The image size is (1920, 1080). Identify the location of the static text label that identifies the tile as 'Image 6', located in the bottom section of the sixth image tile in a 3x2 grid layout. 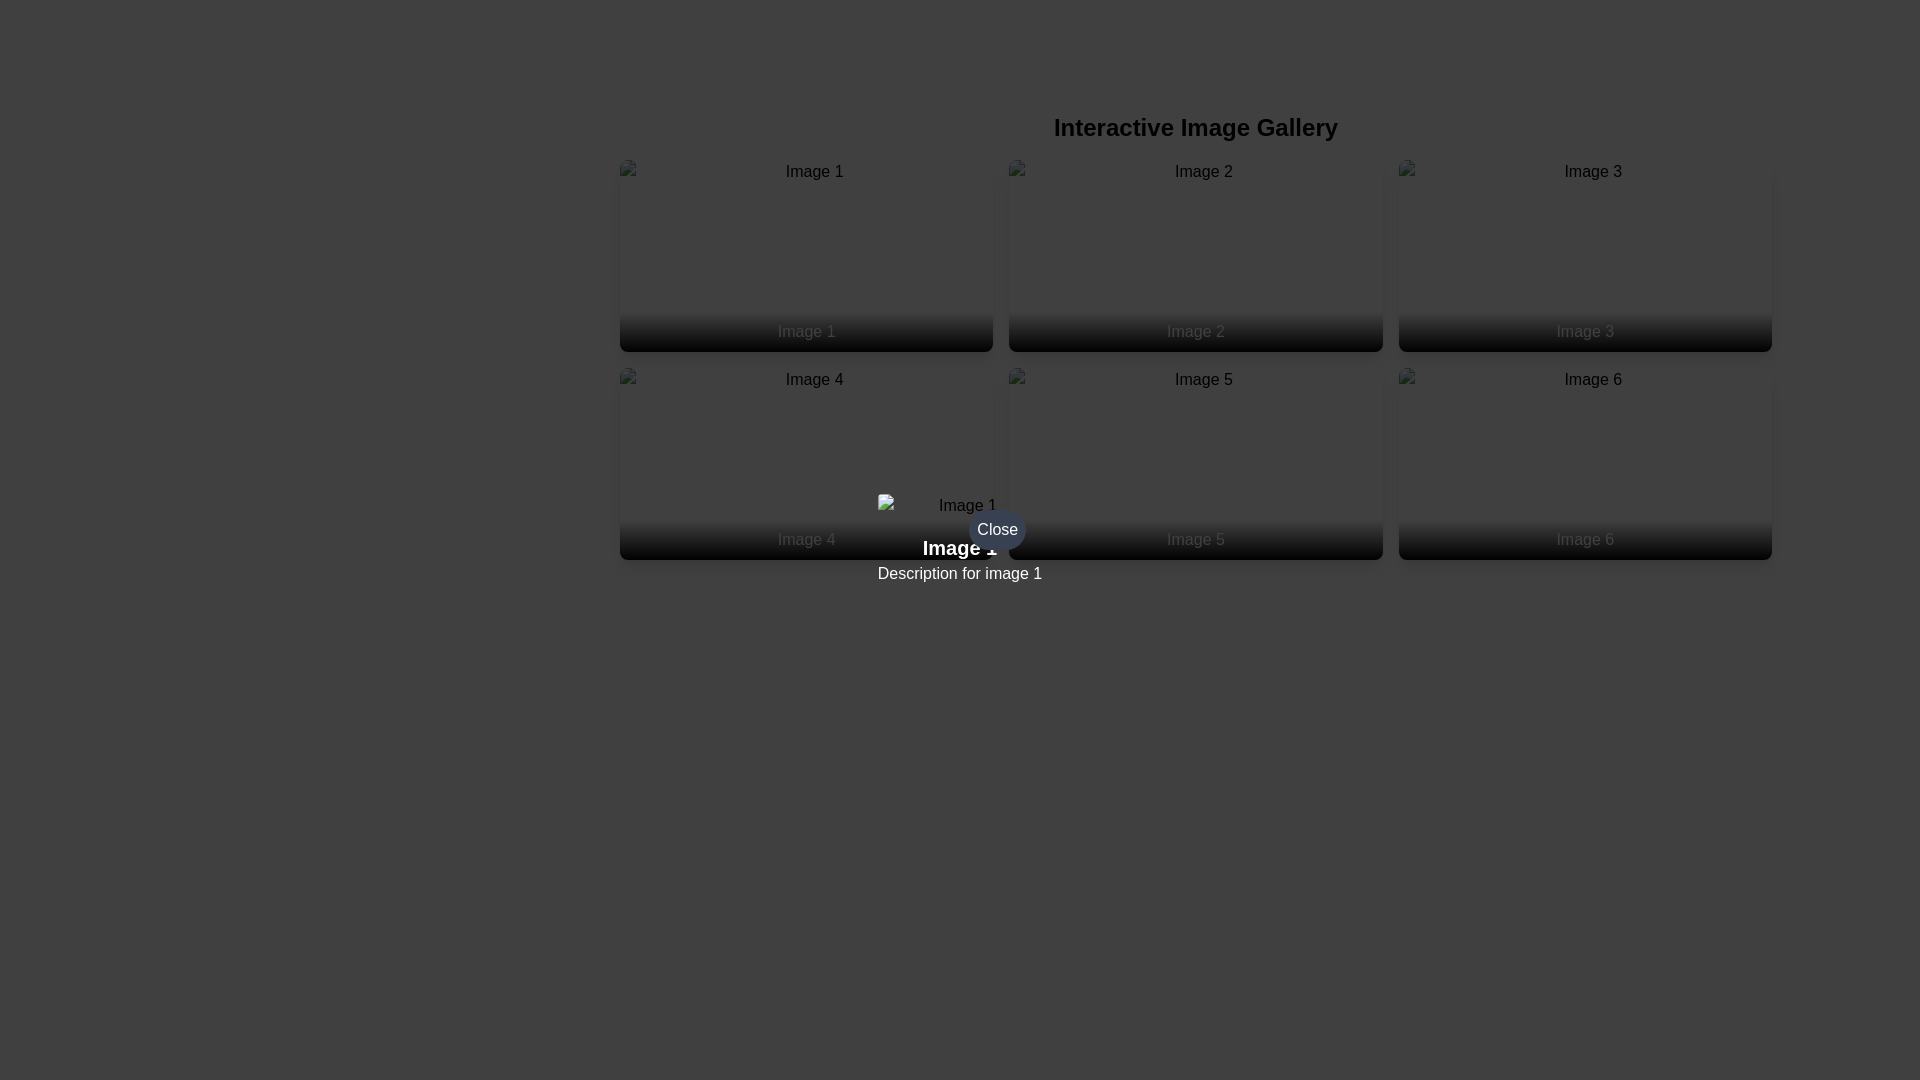
(1584, 540).